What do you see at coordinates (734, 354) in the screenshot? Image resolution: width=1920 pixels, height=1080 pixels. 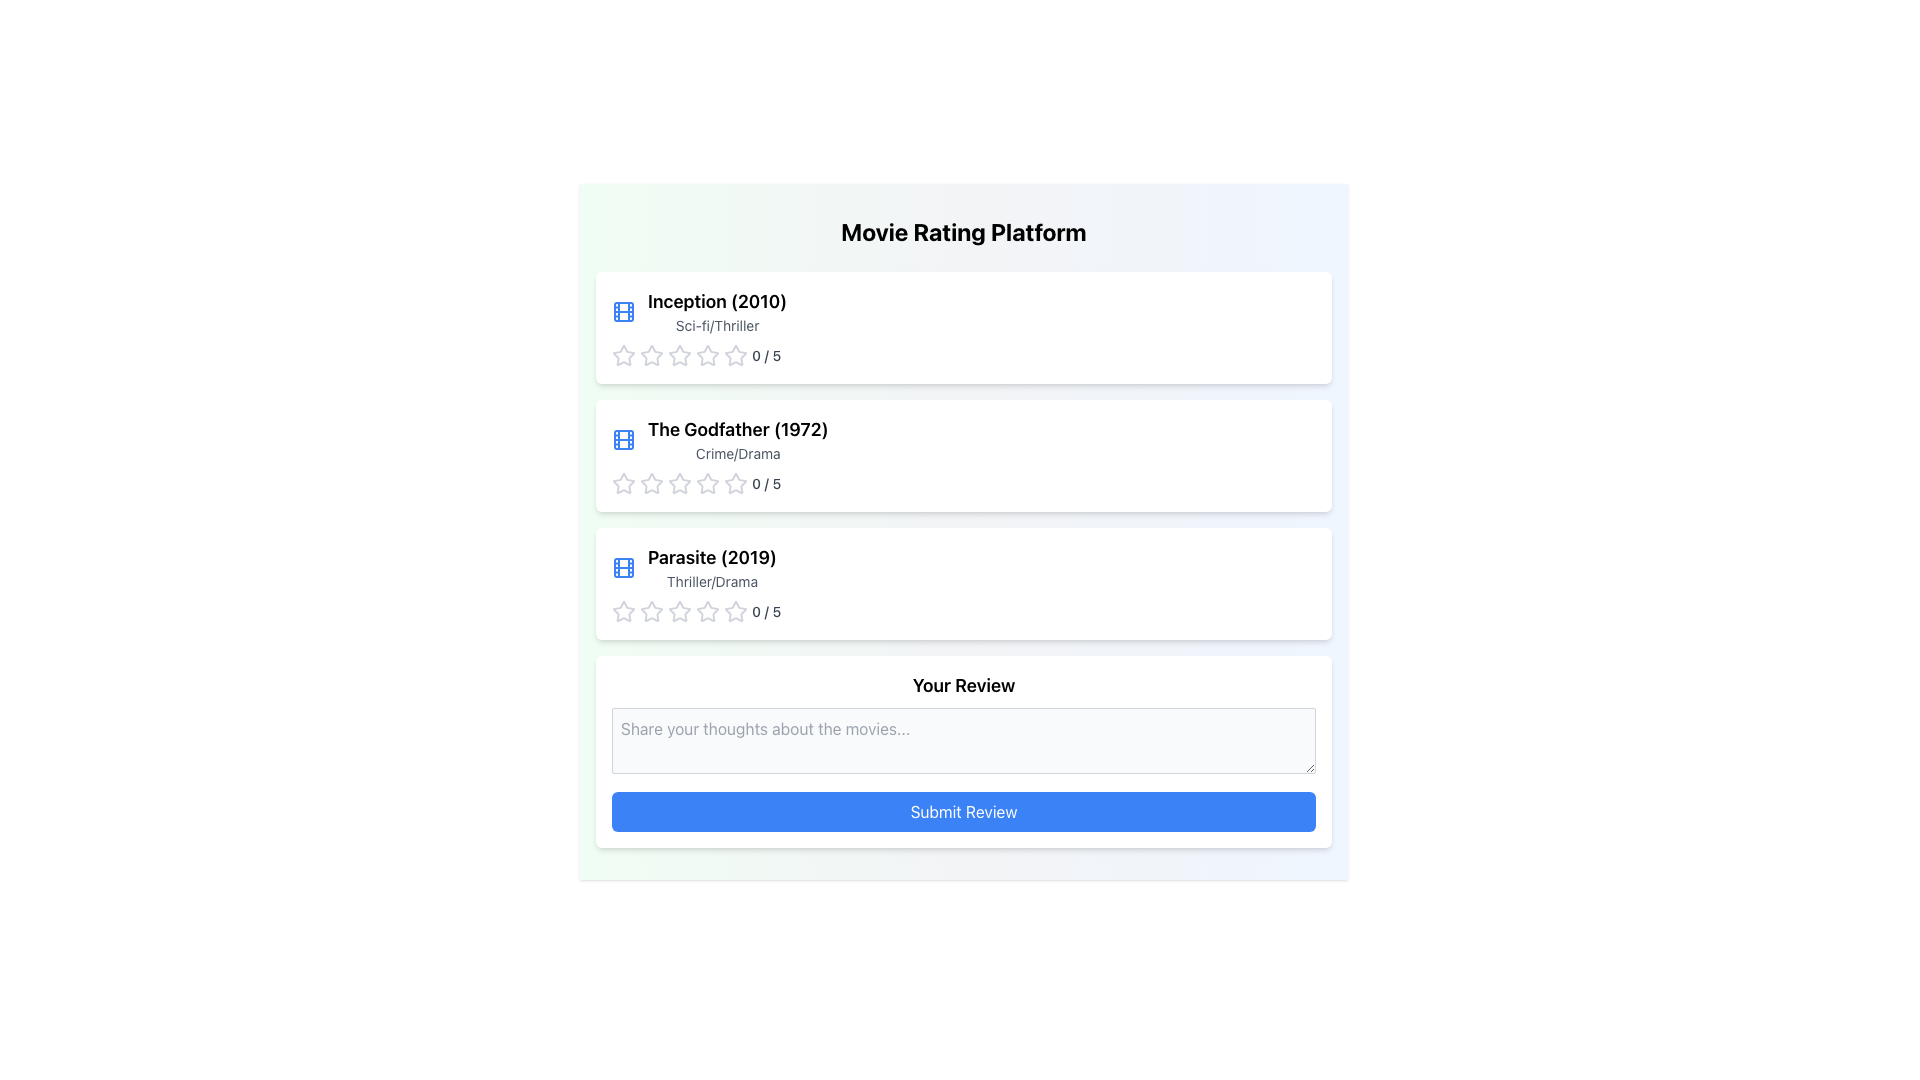 I see `the fifth rating star icon for the movie 'Inception (2010)', which is a light gray hollow star located in the rating section` at bounding box center [734, 354].